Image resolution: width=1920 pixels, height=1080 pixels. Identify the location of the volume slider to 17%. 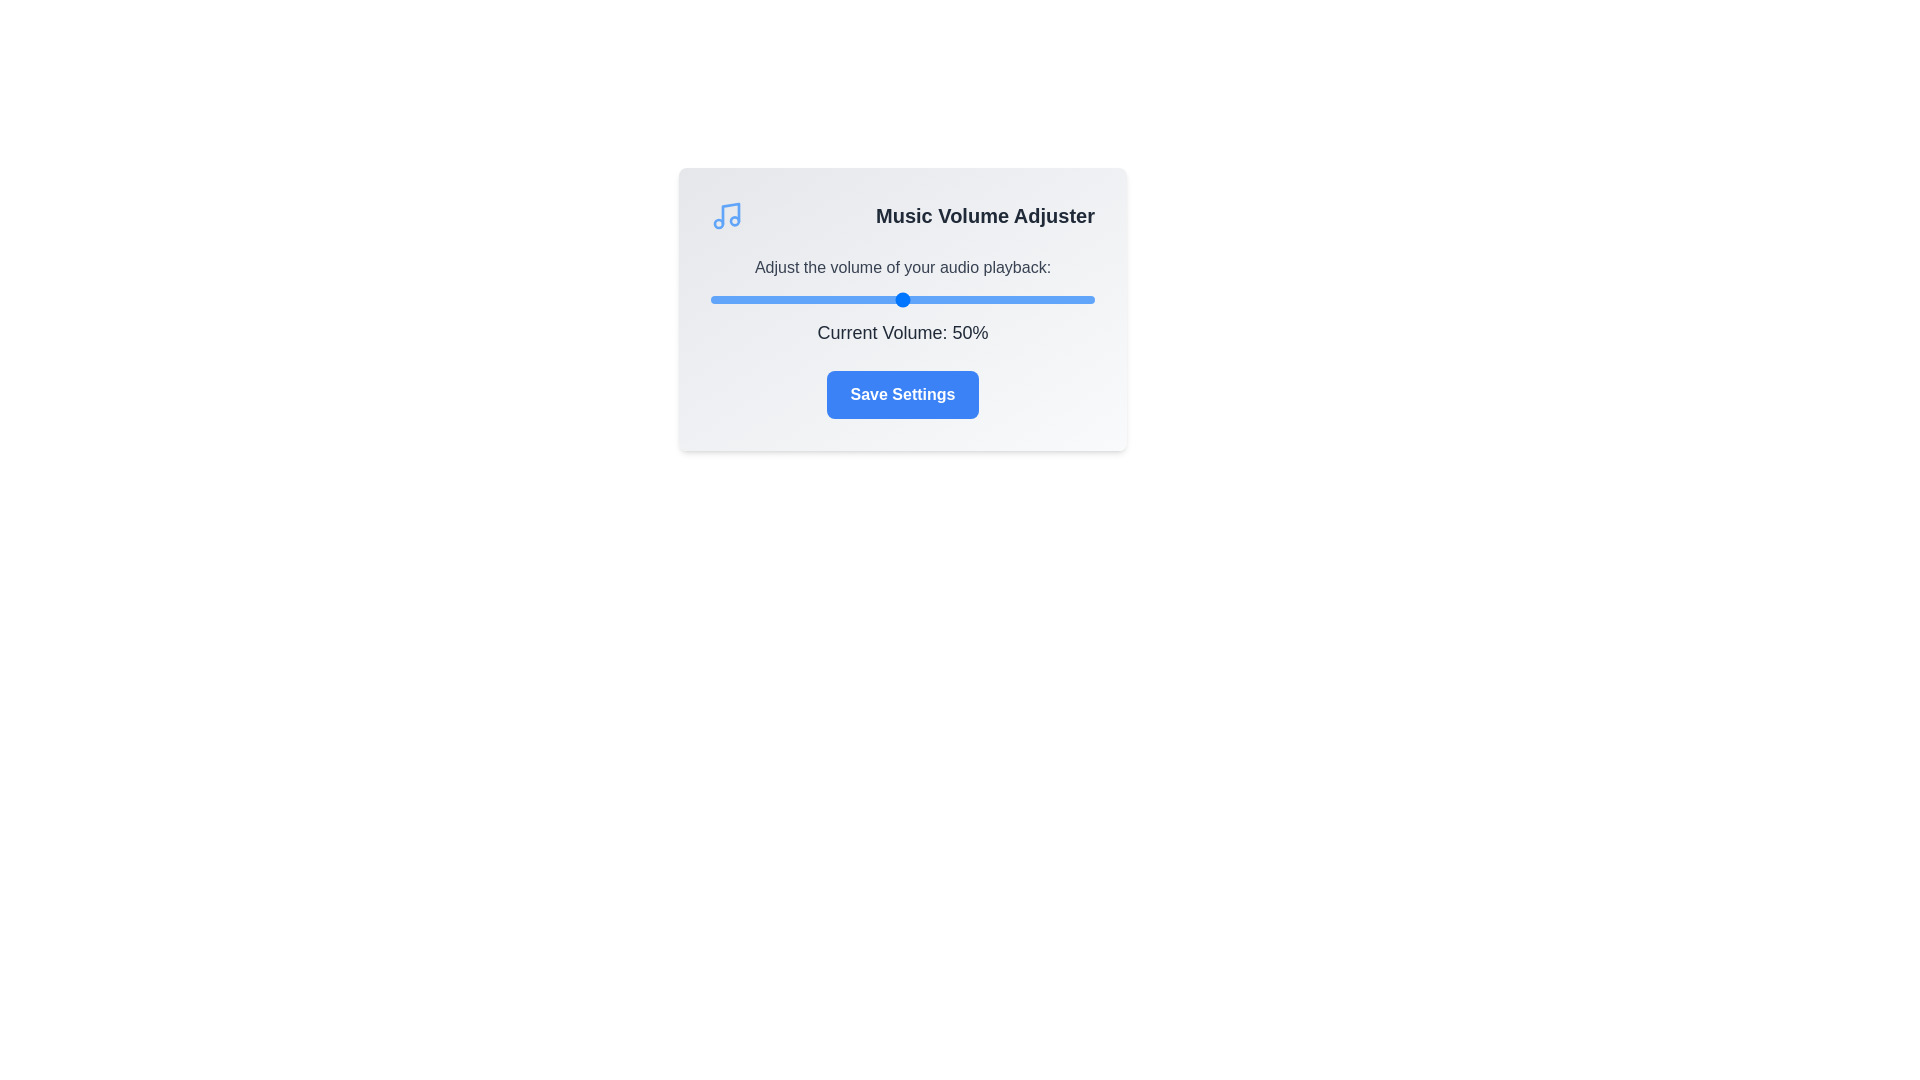
(775, 300).